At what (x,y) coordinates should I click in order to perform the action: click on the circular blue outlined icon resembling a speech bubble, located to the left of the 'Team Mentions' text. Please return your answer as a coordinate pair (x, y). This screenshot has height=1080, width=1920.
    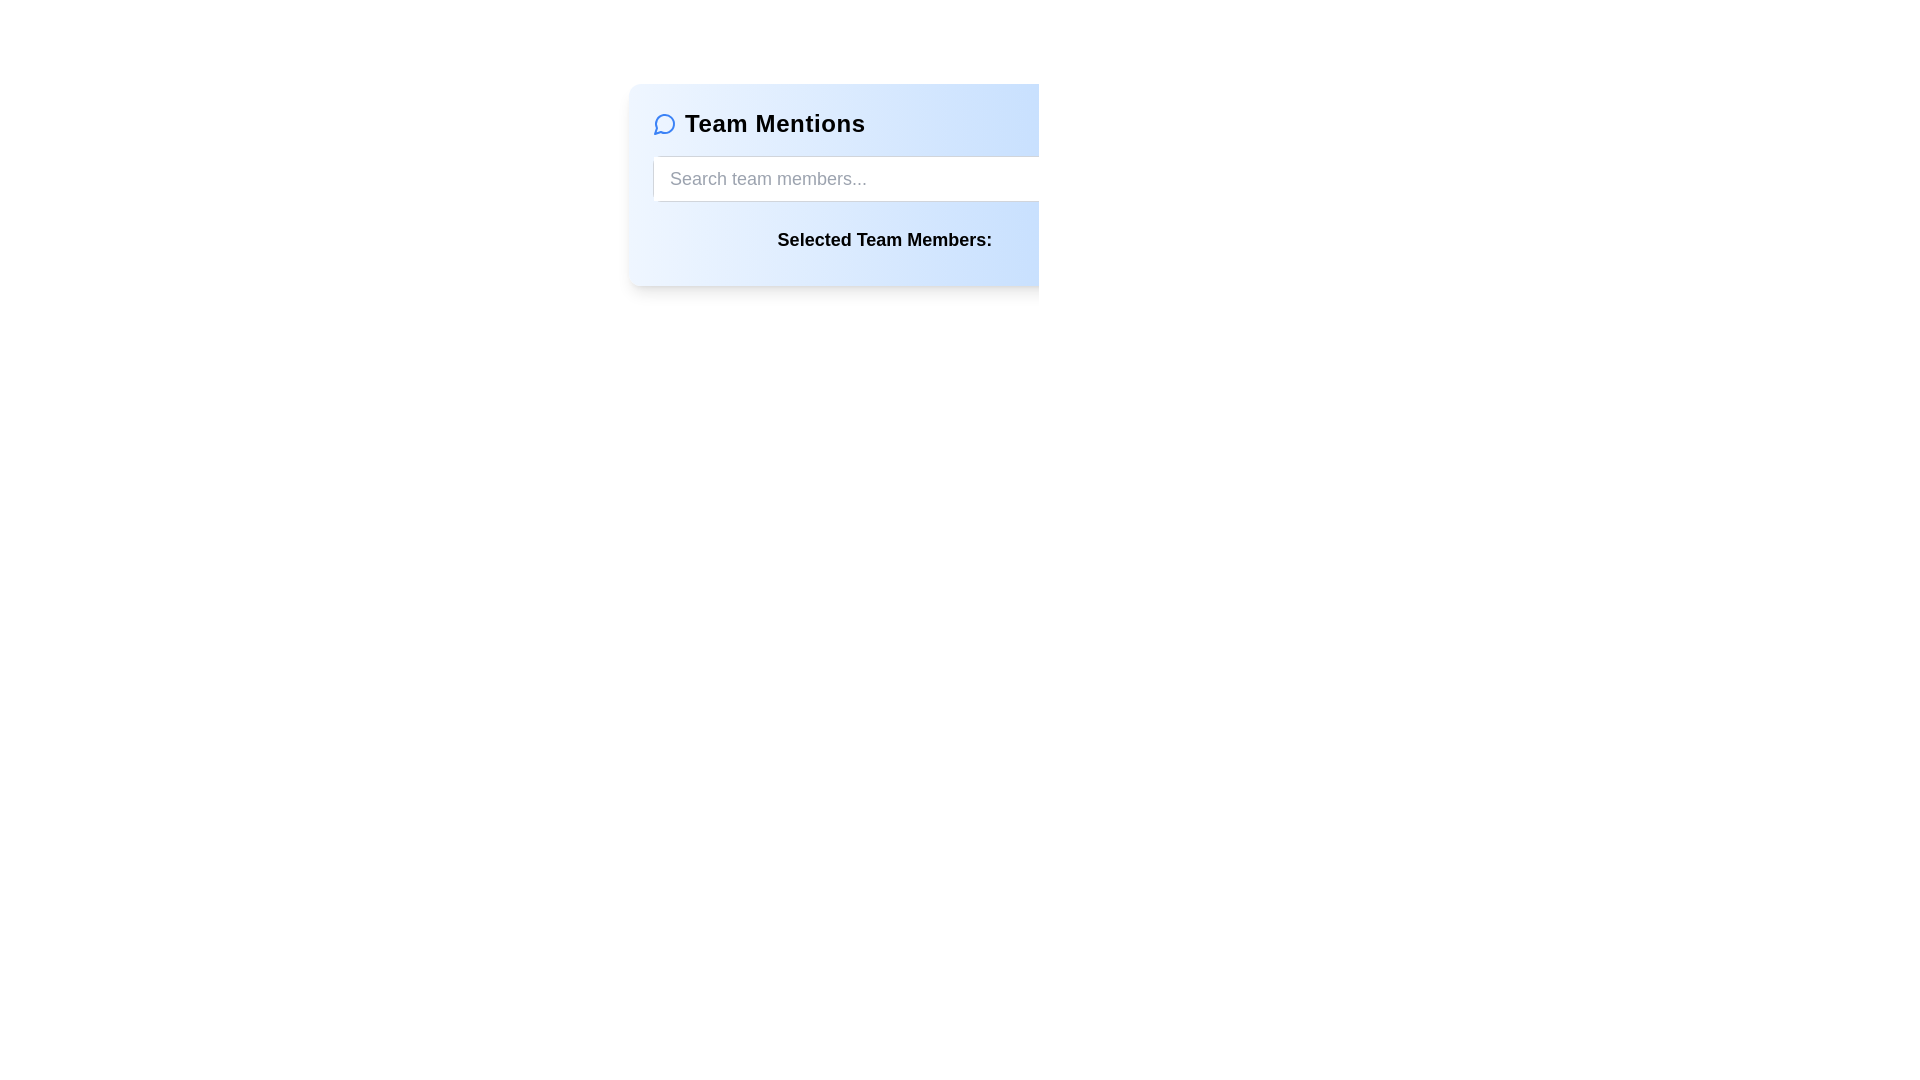
    Looking at the image, I should click on (665, 123).